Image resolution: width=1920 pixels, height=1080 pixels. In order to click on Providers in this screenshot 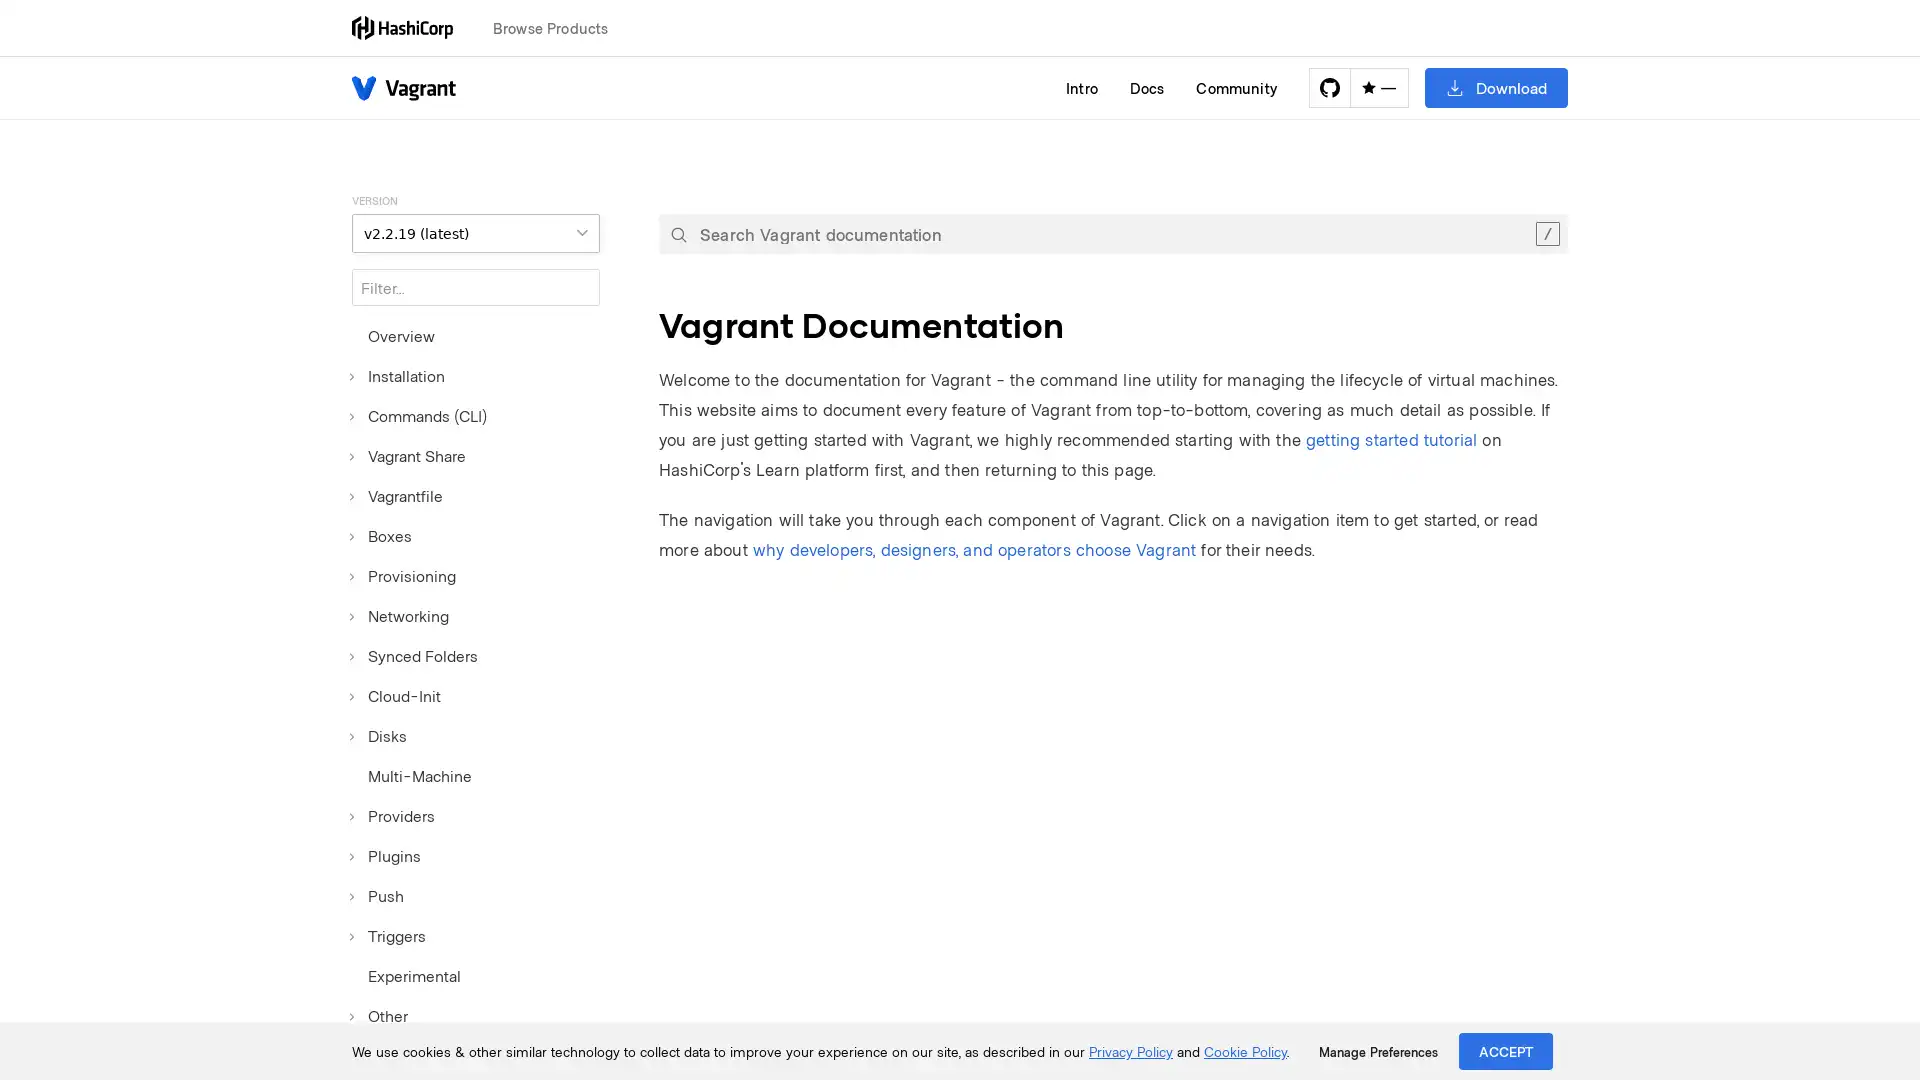, I will do `click(393, 816)`.